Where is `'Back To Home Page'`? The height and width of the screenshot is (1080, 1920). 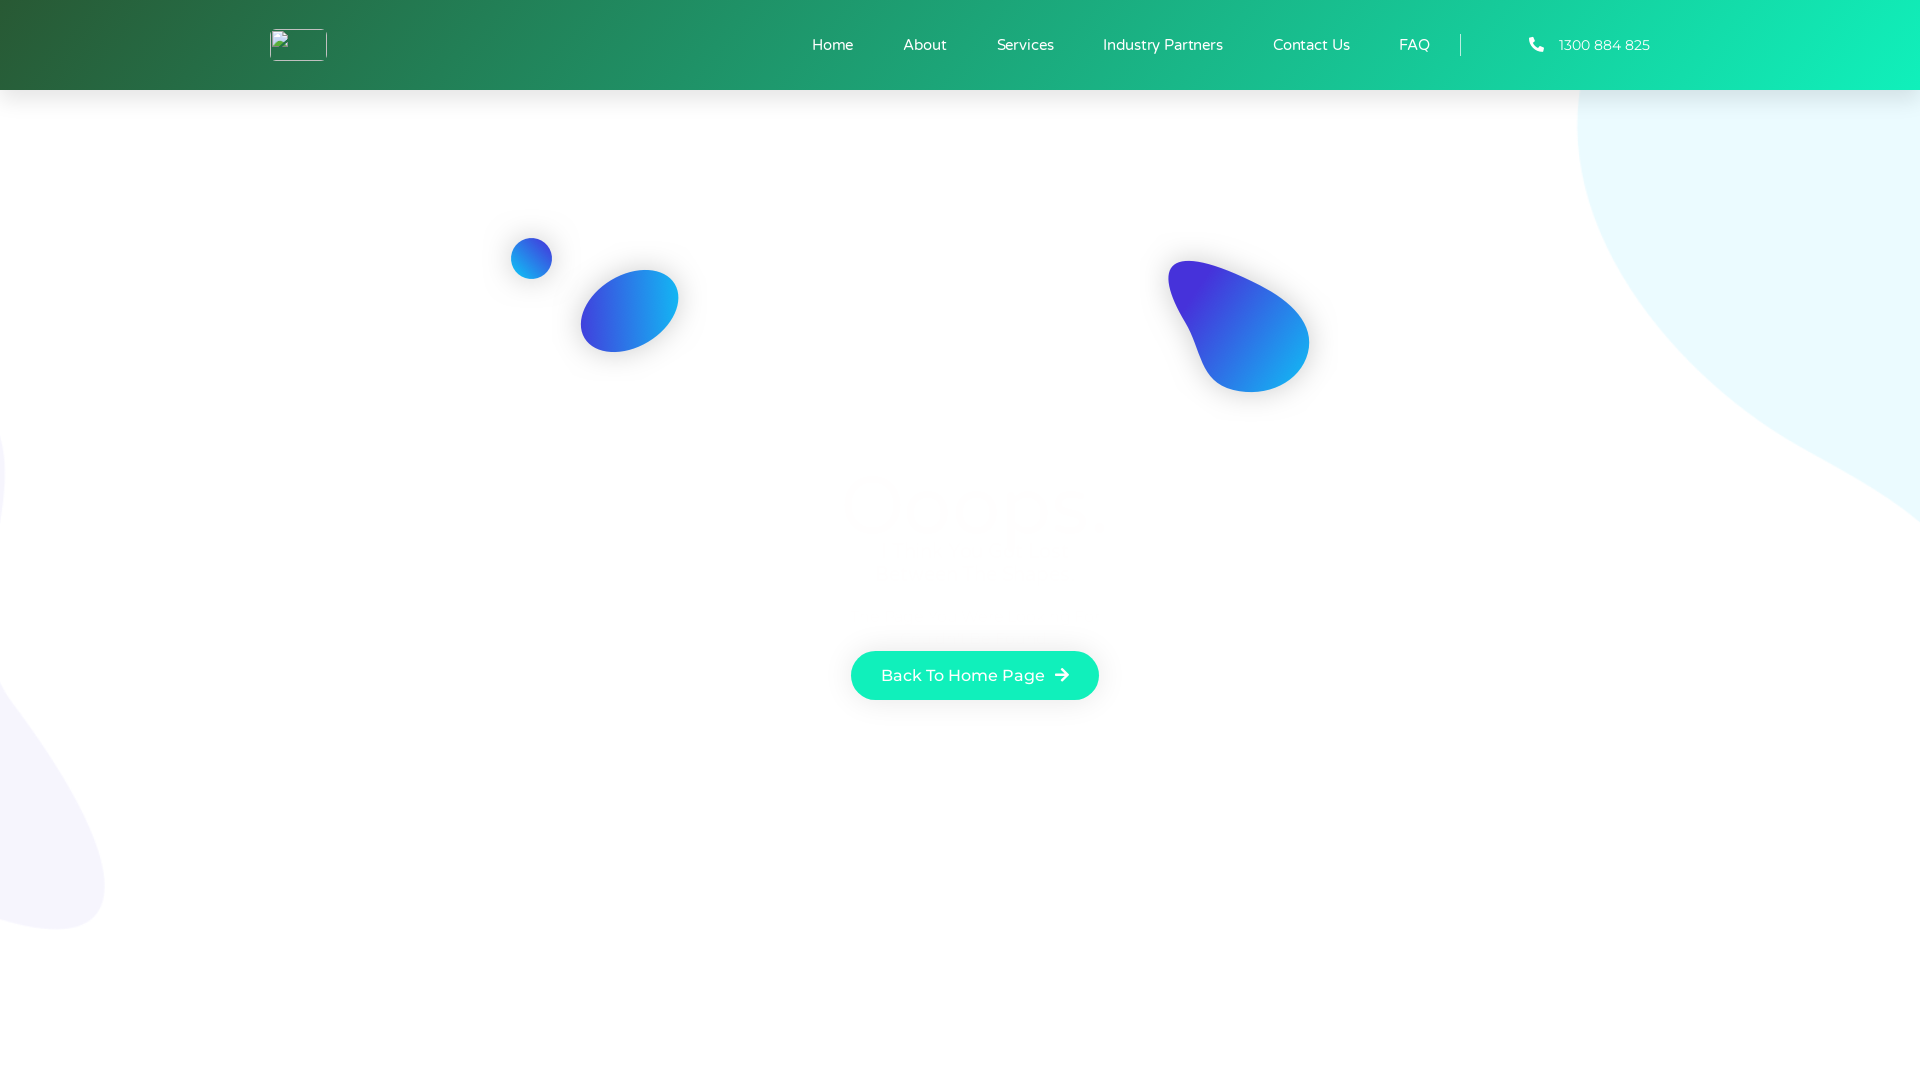 'Back To Home Page' is located at coordinates (974, 675).